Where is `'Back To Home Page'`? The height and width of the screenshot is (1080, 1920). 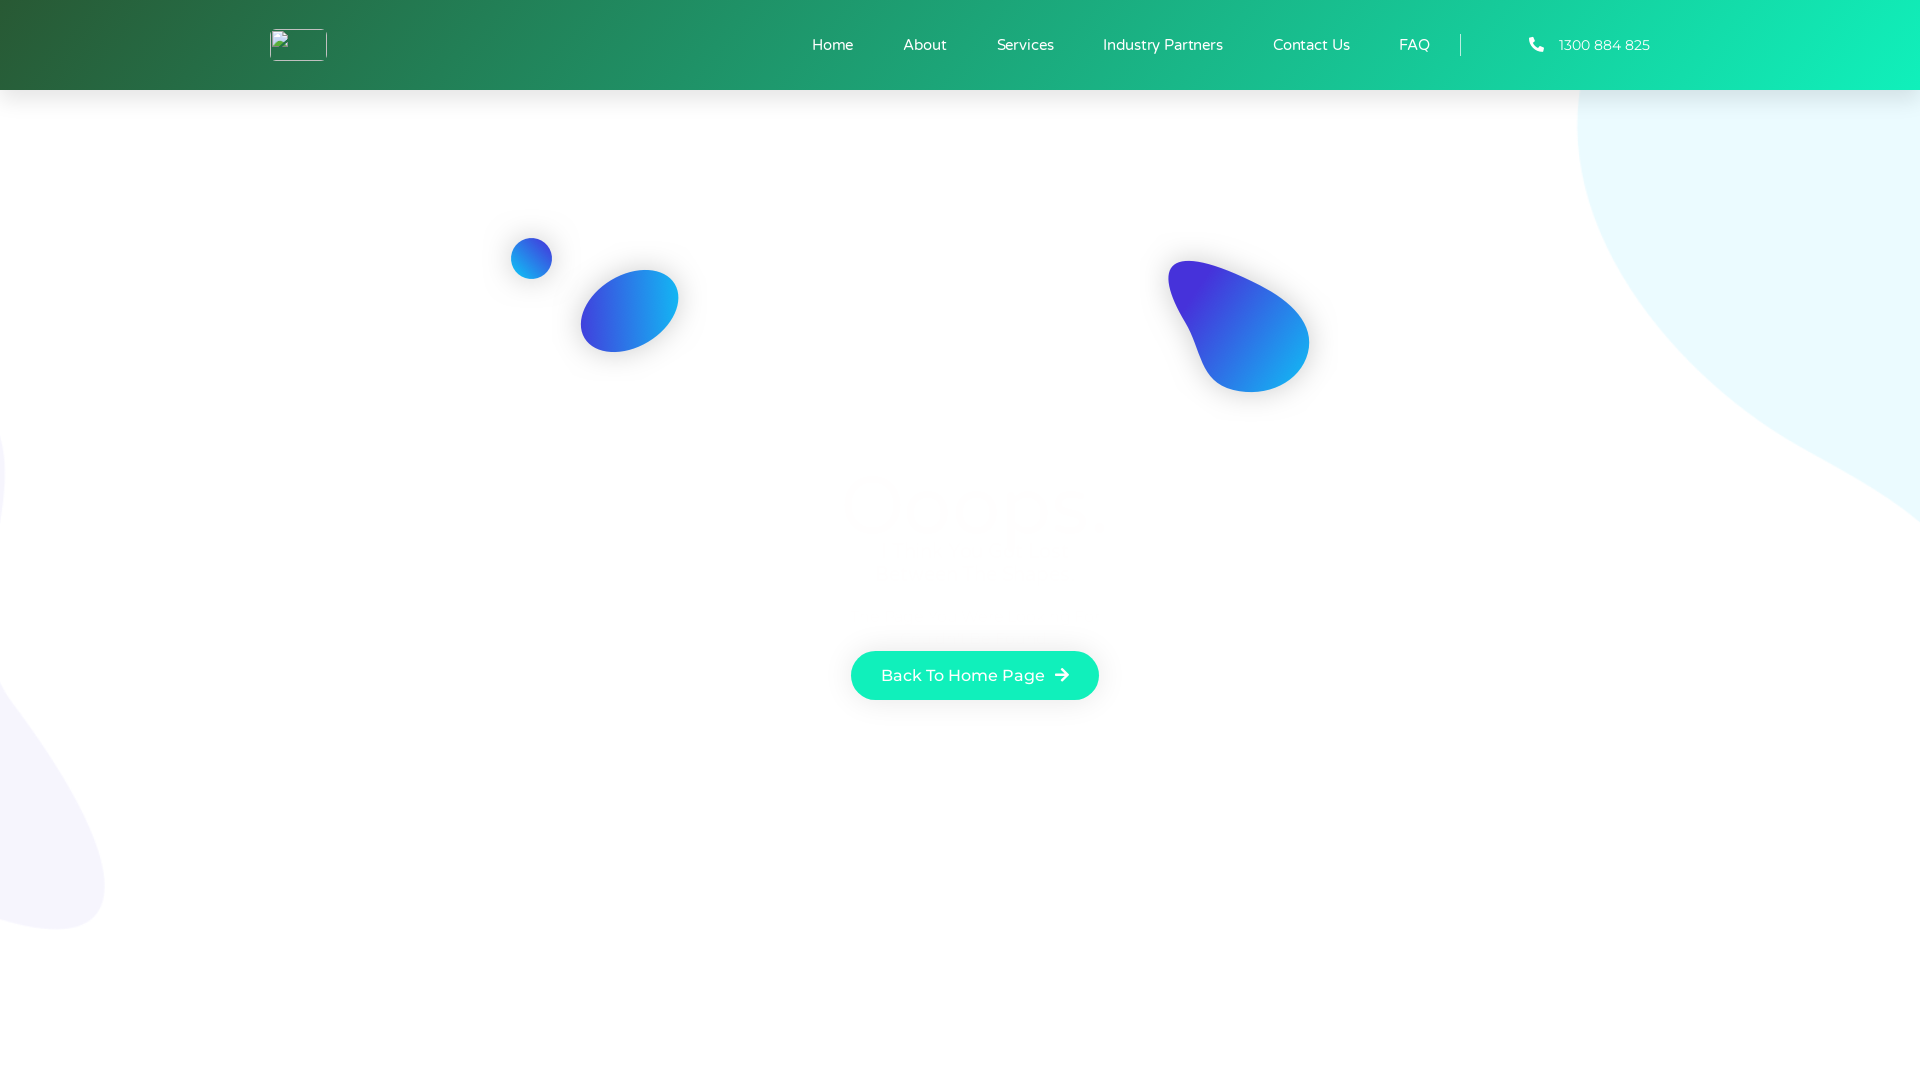 'Back To Home Page' is located at coordinates (974, 675).